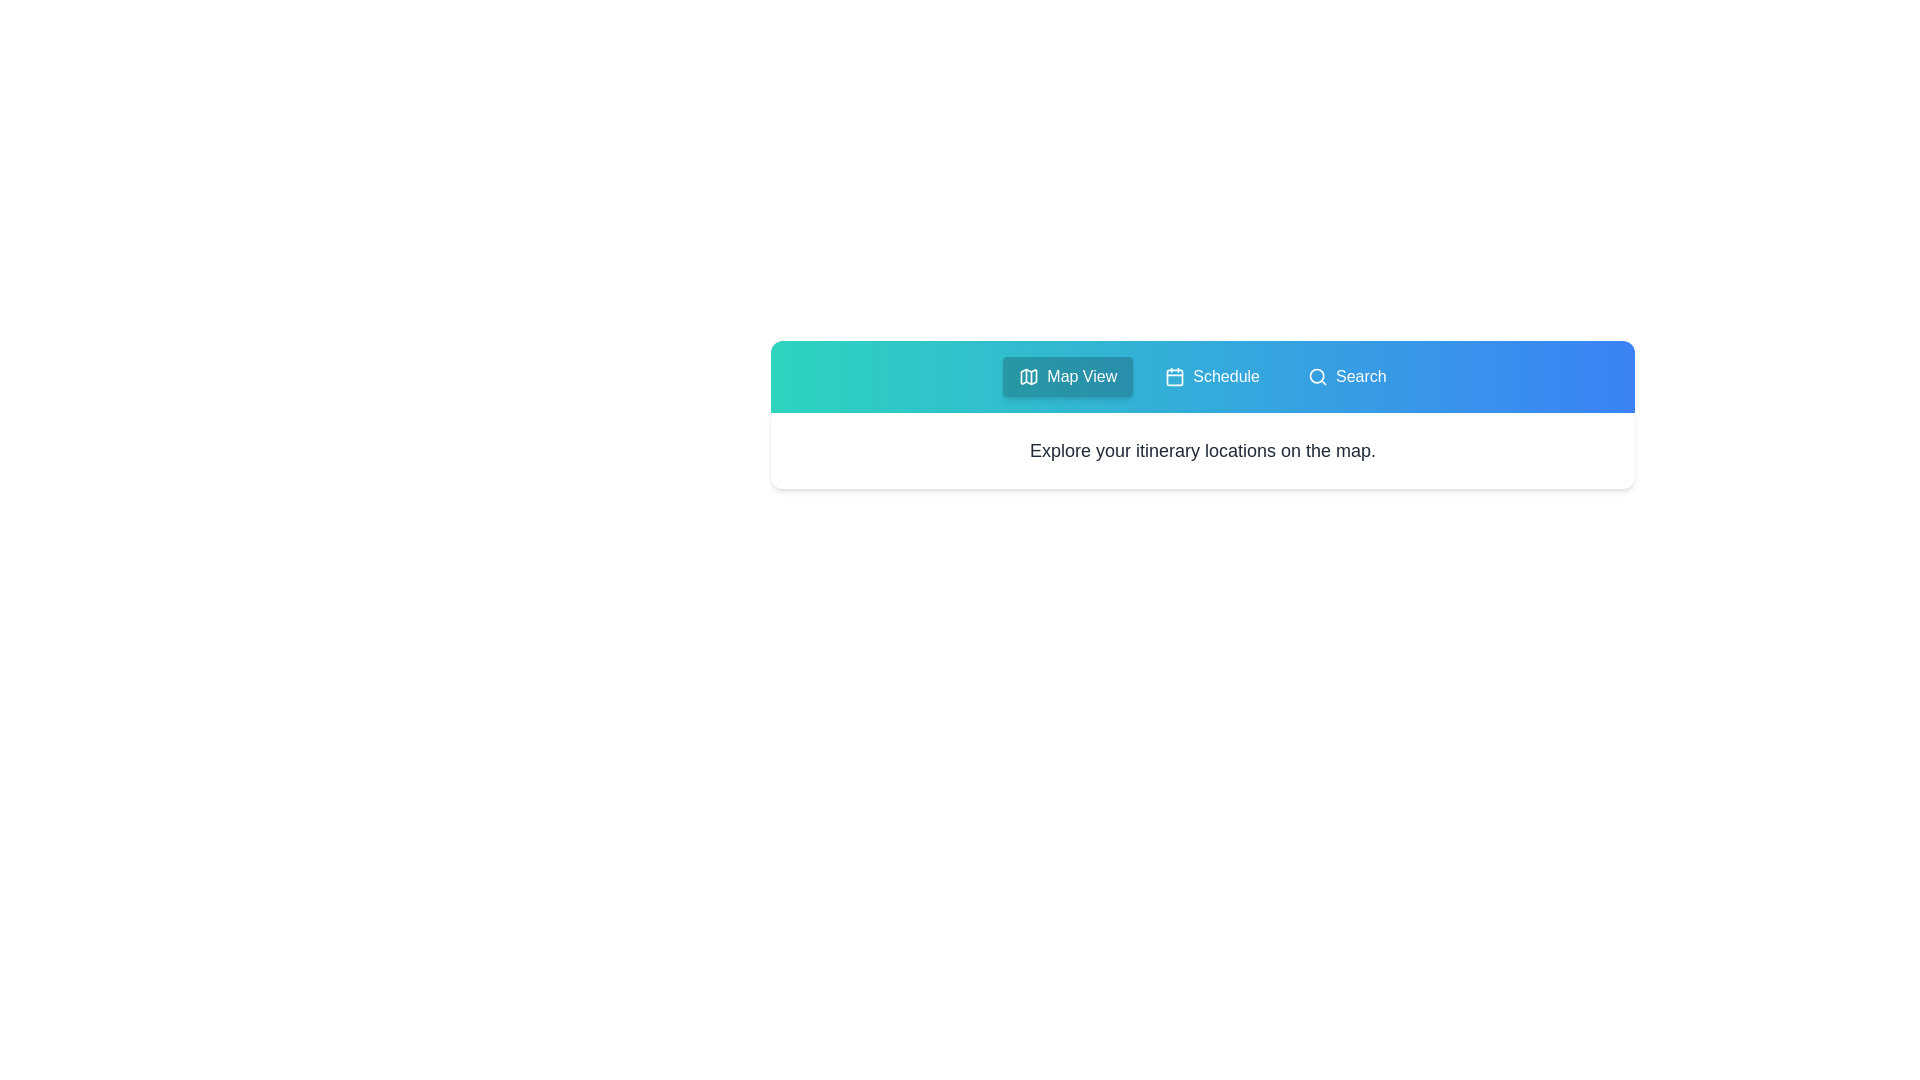  Describe the element at coordinates (1081, 377) in the screenshot. I see `the 'Map View' button in the top navigation bar` at that location.